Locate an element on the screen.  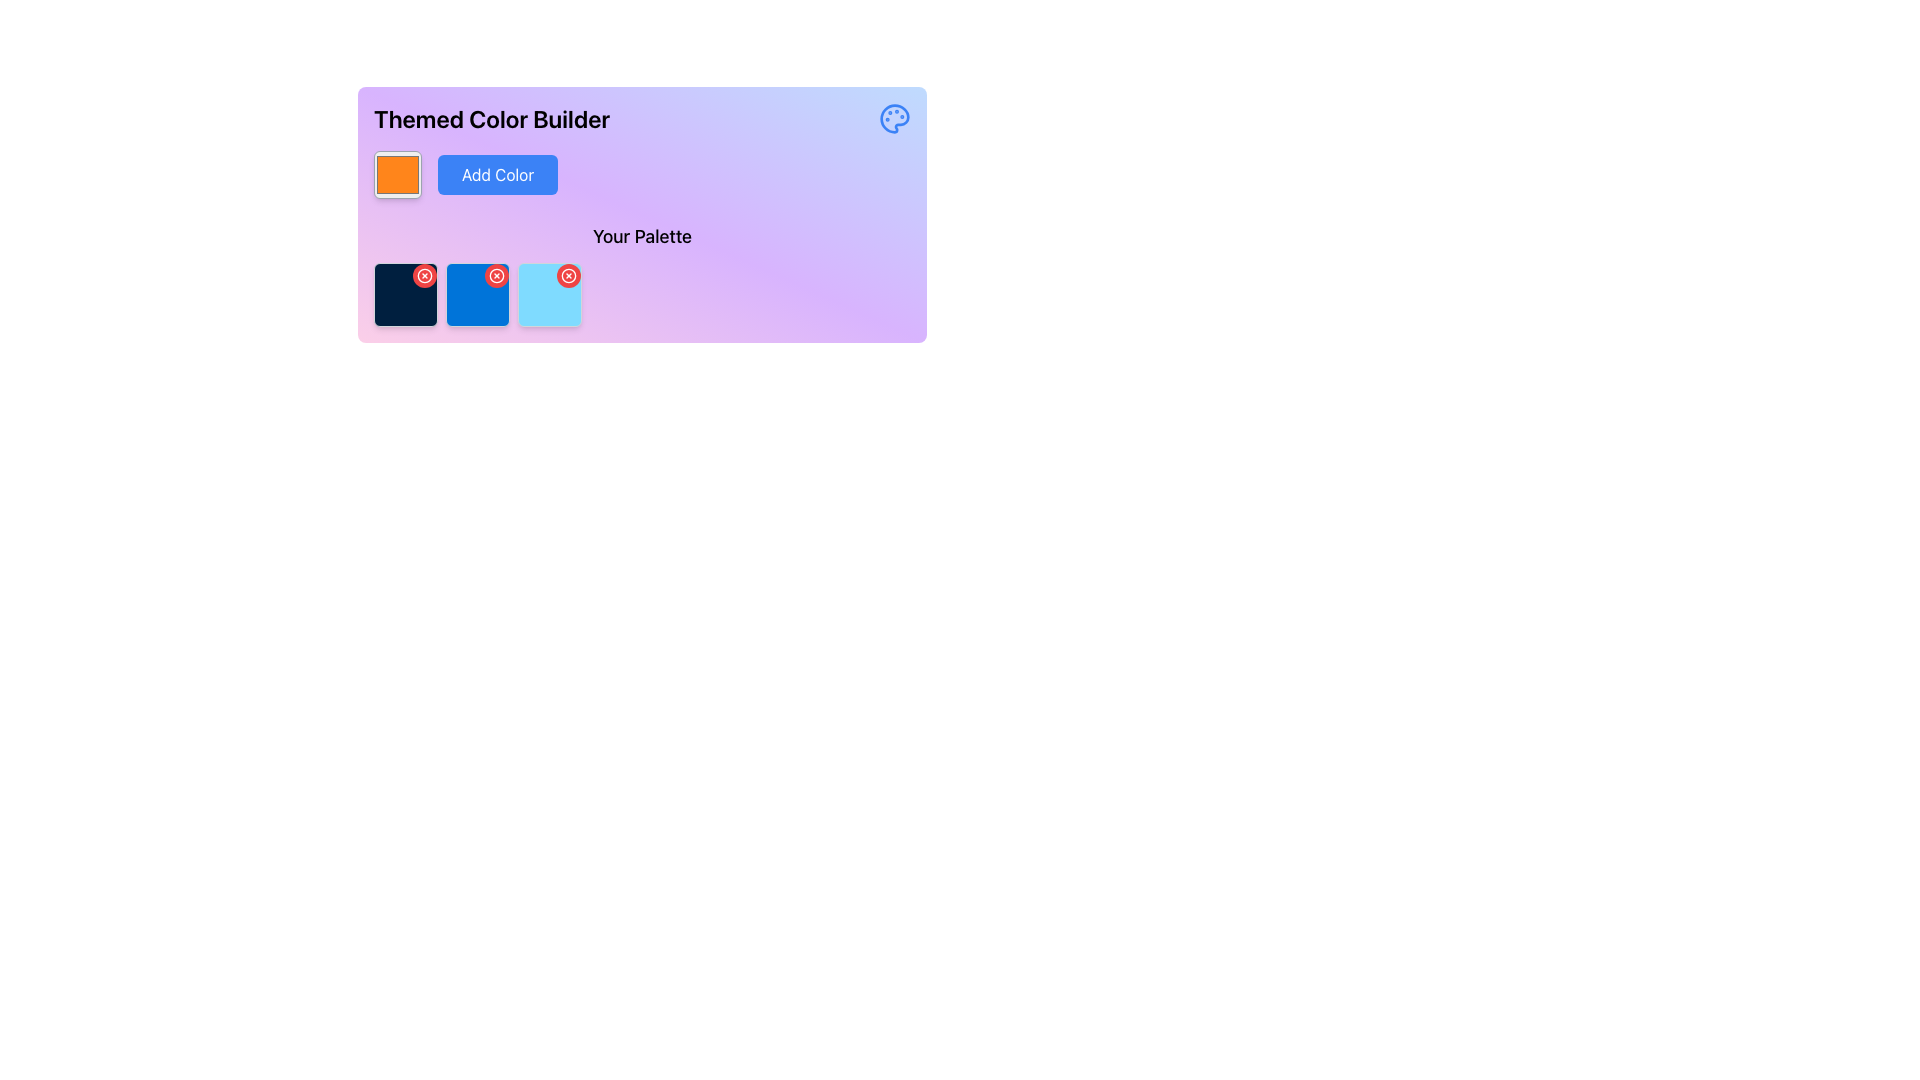
the button located at the top-right corner of the third square card in the palette section is located at coordinates (568, 276).